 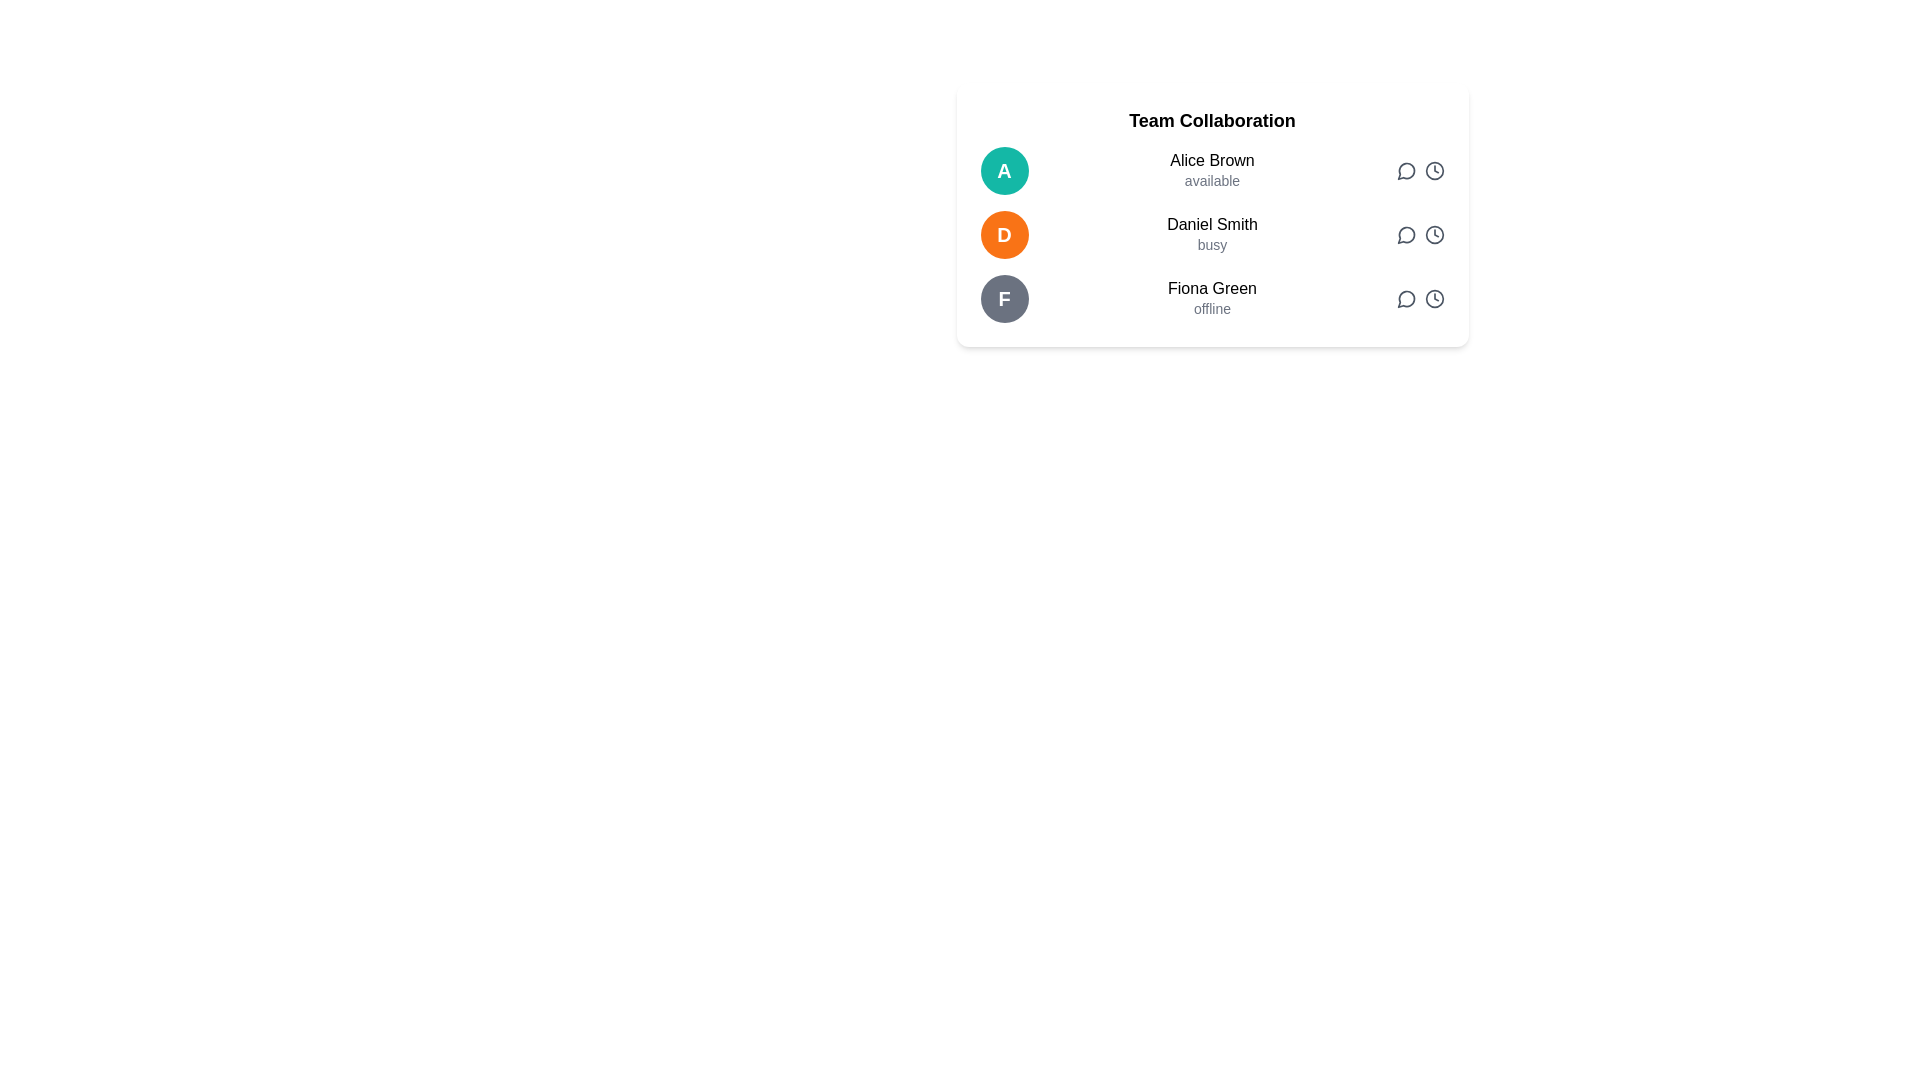 I want to click on Profile Icon, which is a circular picture with a gray background and a white 'F' in the center, positioned at the left end of the 'Fiona Green' row in the 'Team Collaboration' section, so click(x=1004, y=299).